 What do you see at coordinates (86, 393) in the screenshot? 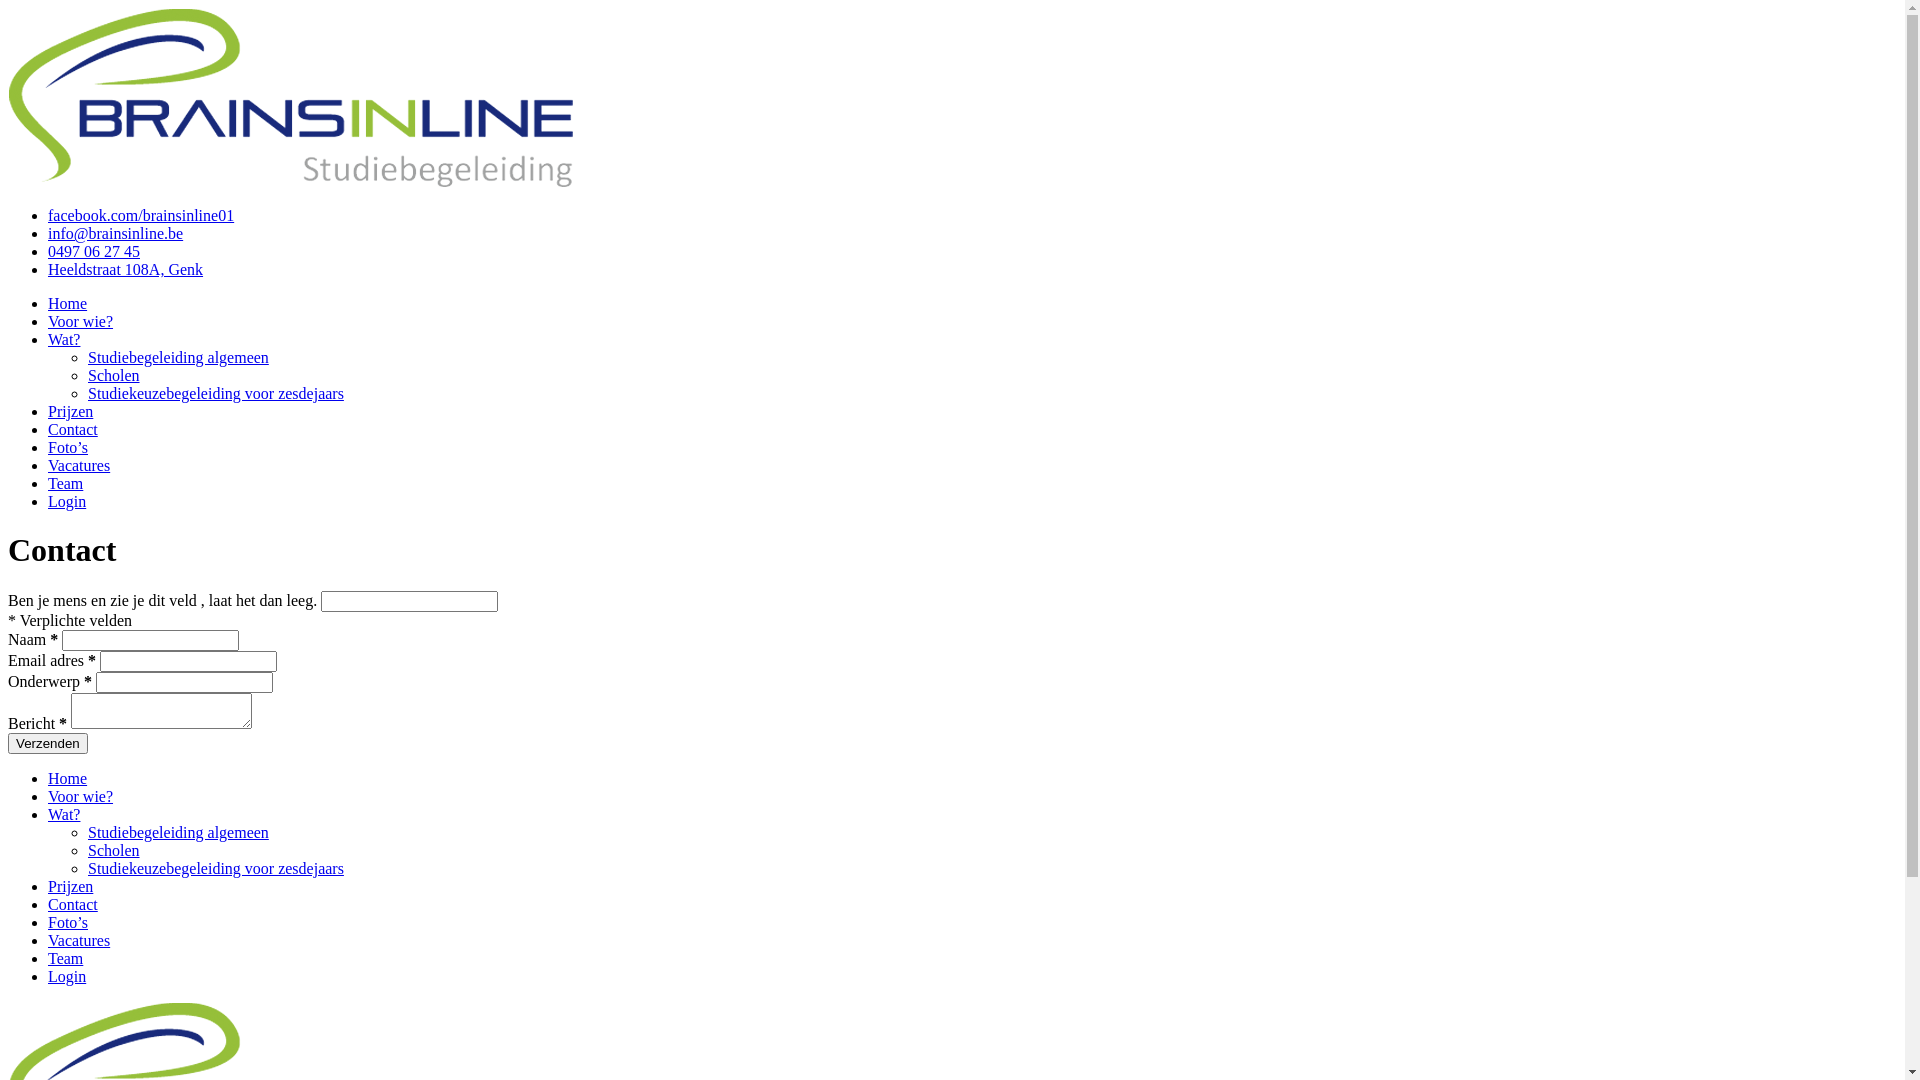
I see `'Studiekeuzebegeleiding voor zesdejaars'` at bounding box center [86, 393].